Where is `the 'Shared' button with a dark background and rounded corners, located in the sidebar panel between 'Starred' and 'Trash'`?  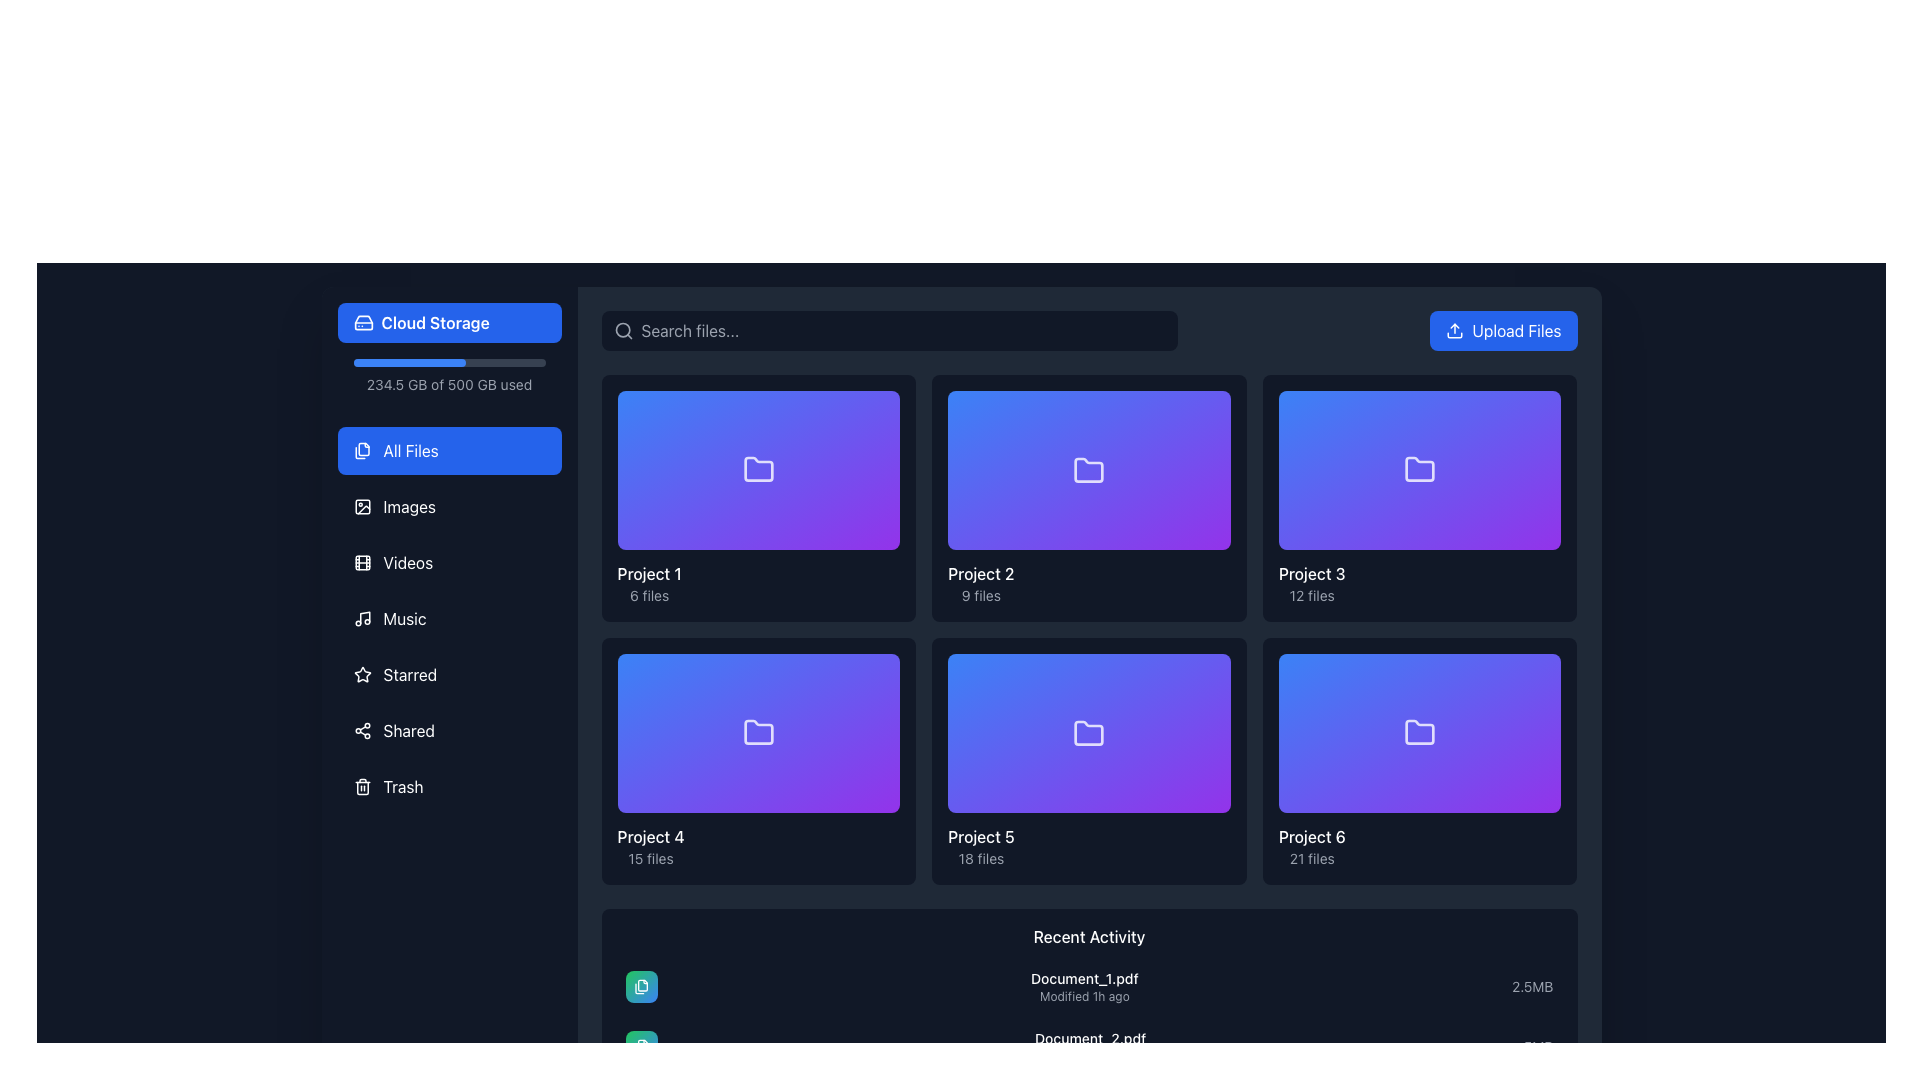 the 'Shared' button with a dark background and rounded corners, located in the sidebar panel between 'Starred' and 'Trash' is located at coordinates (448, 731).